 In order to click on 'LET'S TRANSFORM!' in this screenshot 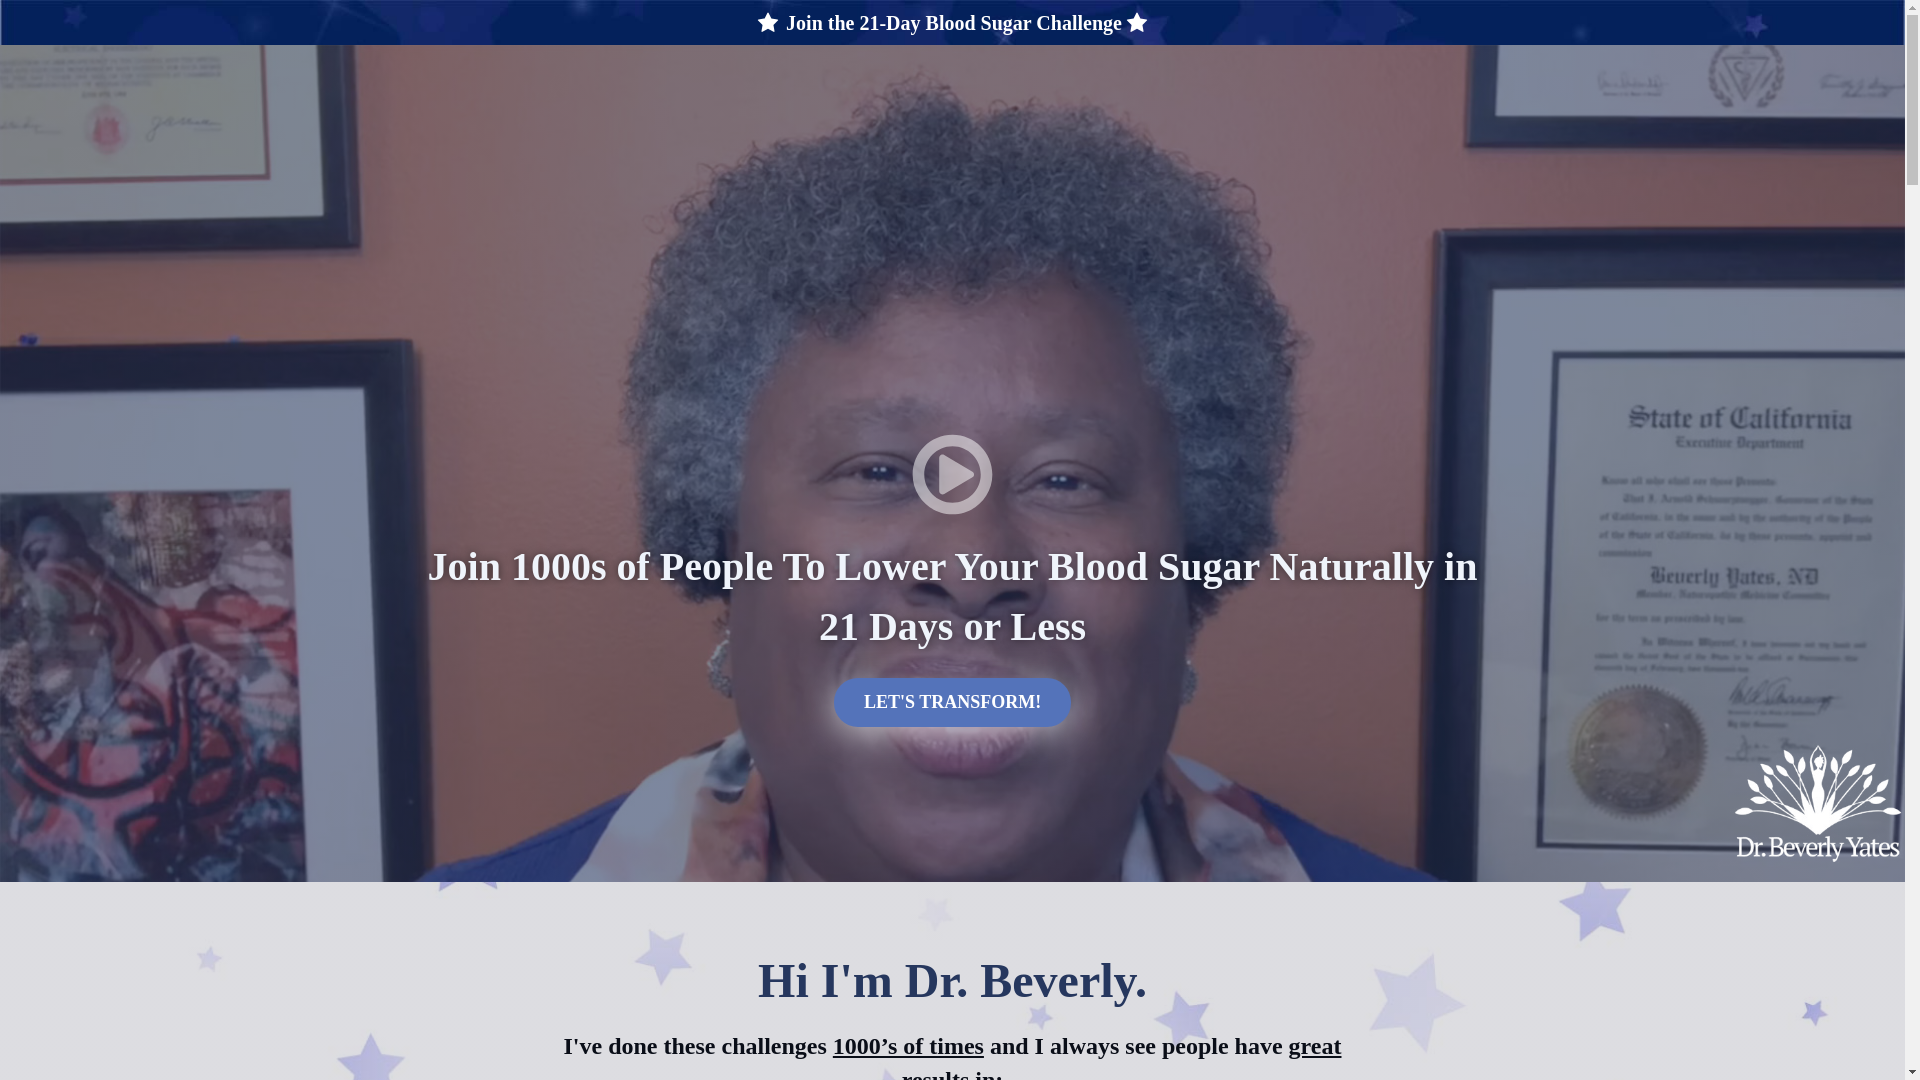, I will do `click(951, 701)`.